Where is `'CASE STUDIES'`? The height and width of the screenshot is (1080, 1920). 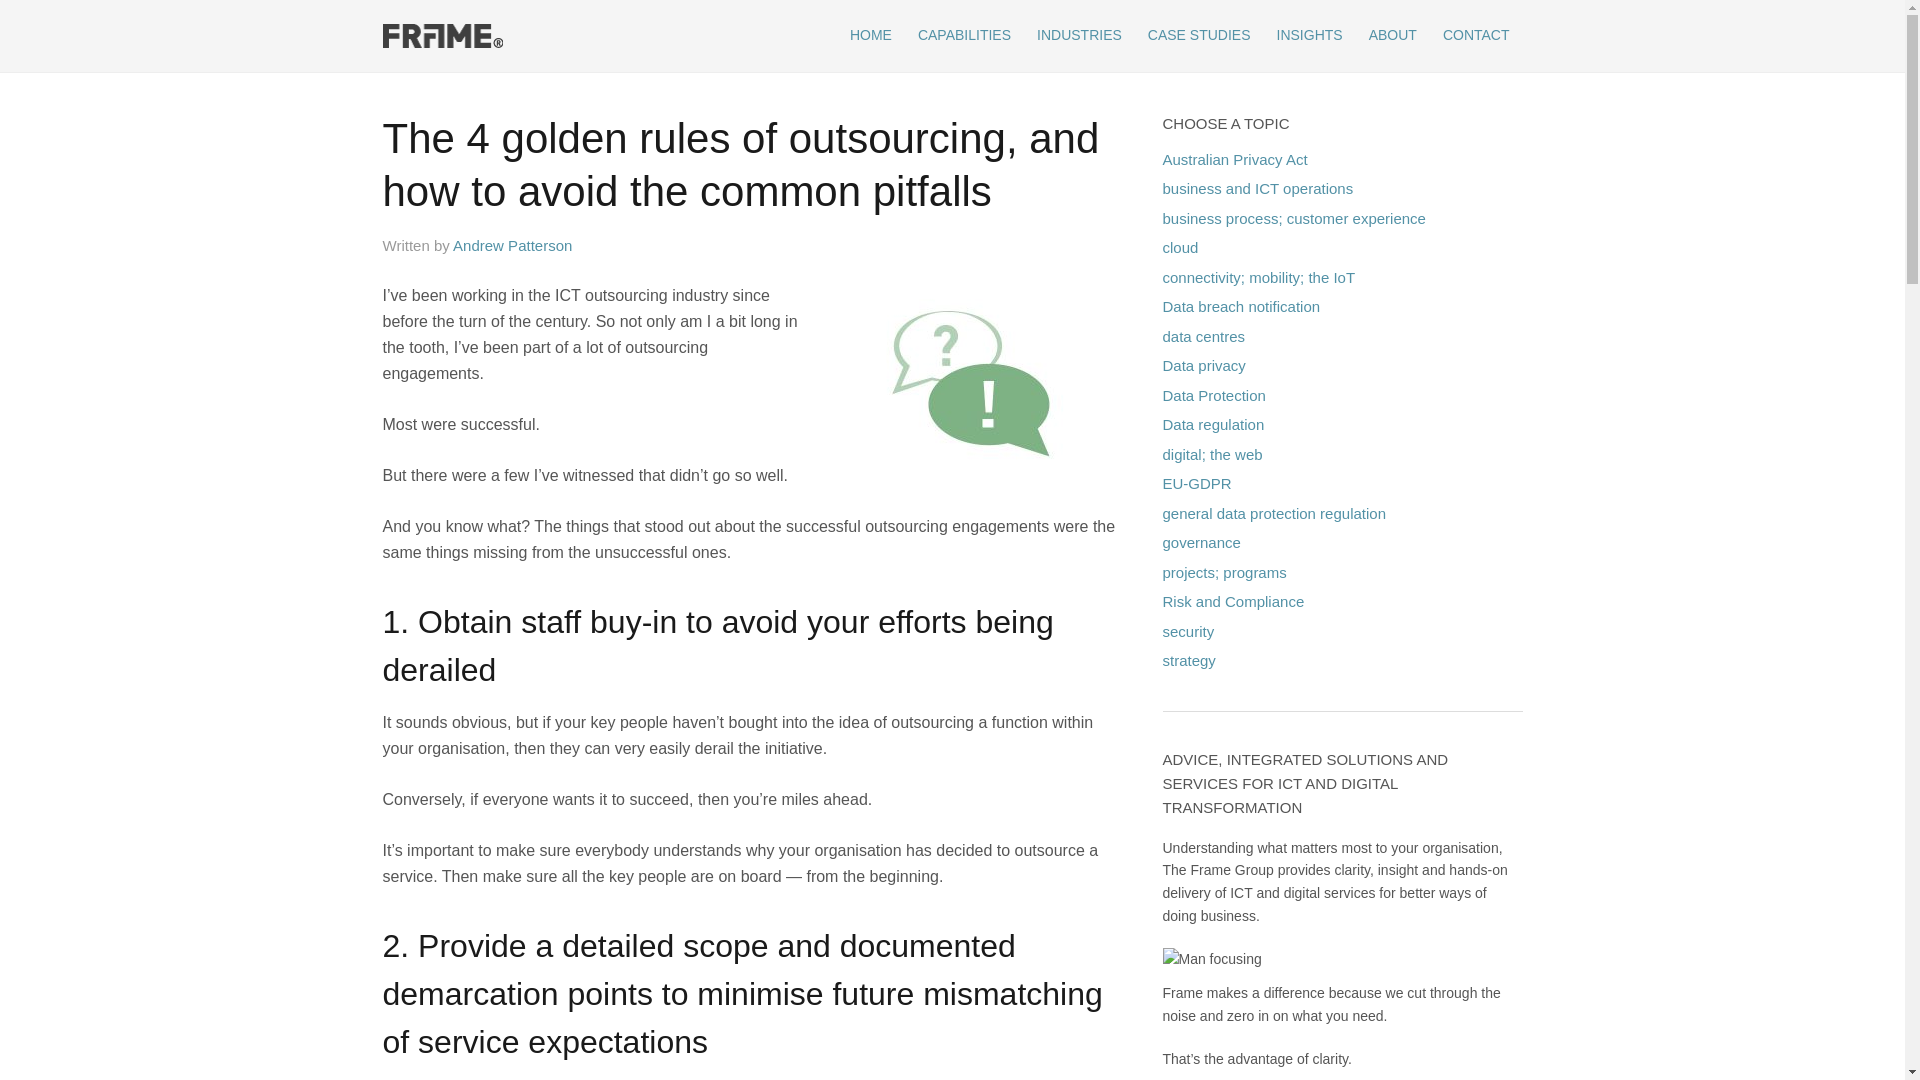
'CASE STUDIES' is located at coordinates (1199, 34).